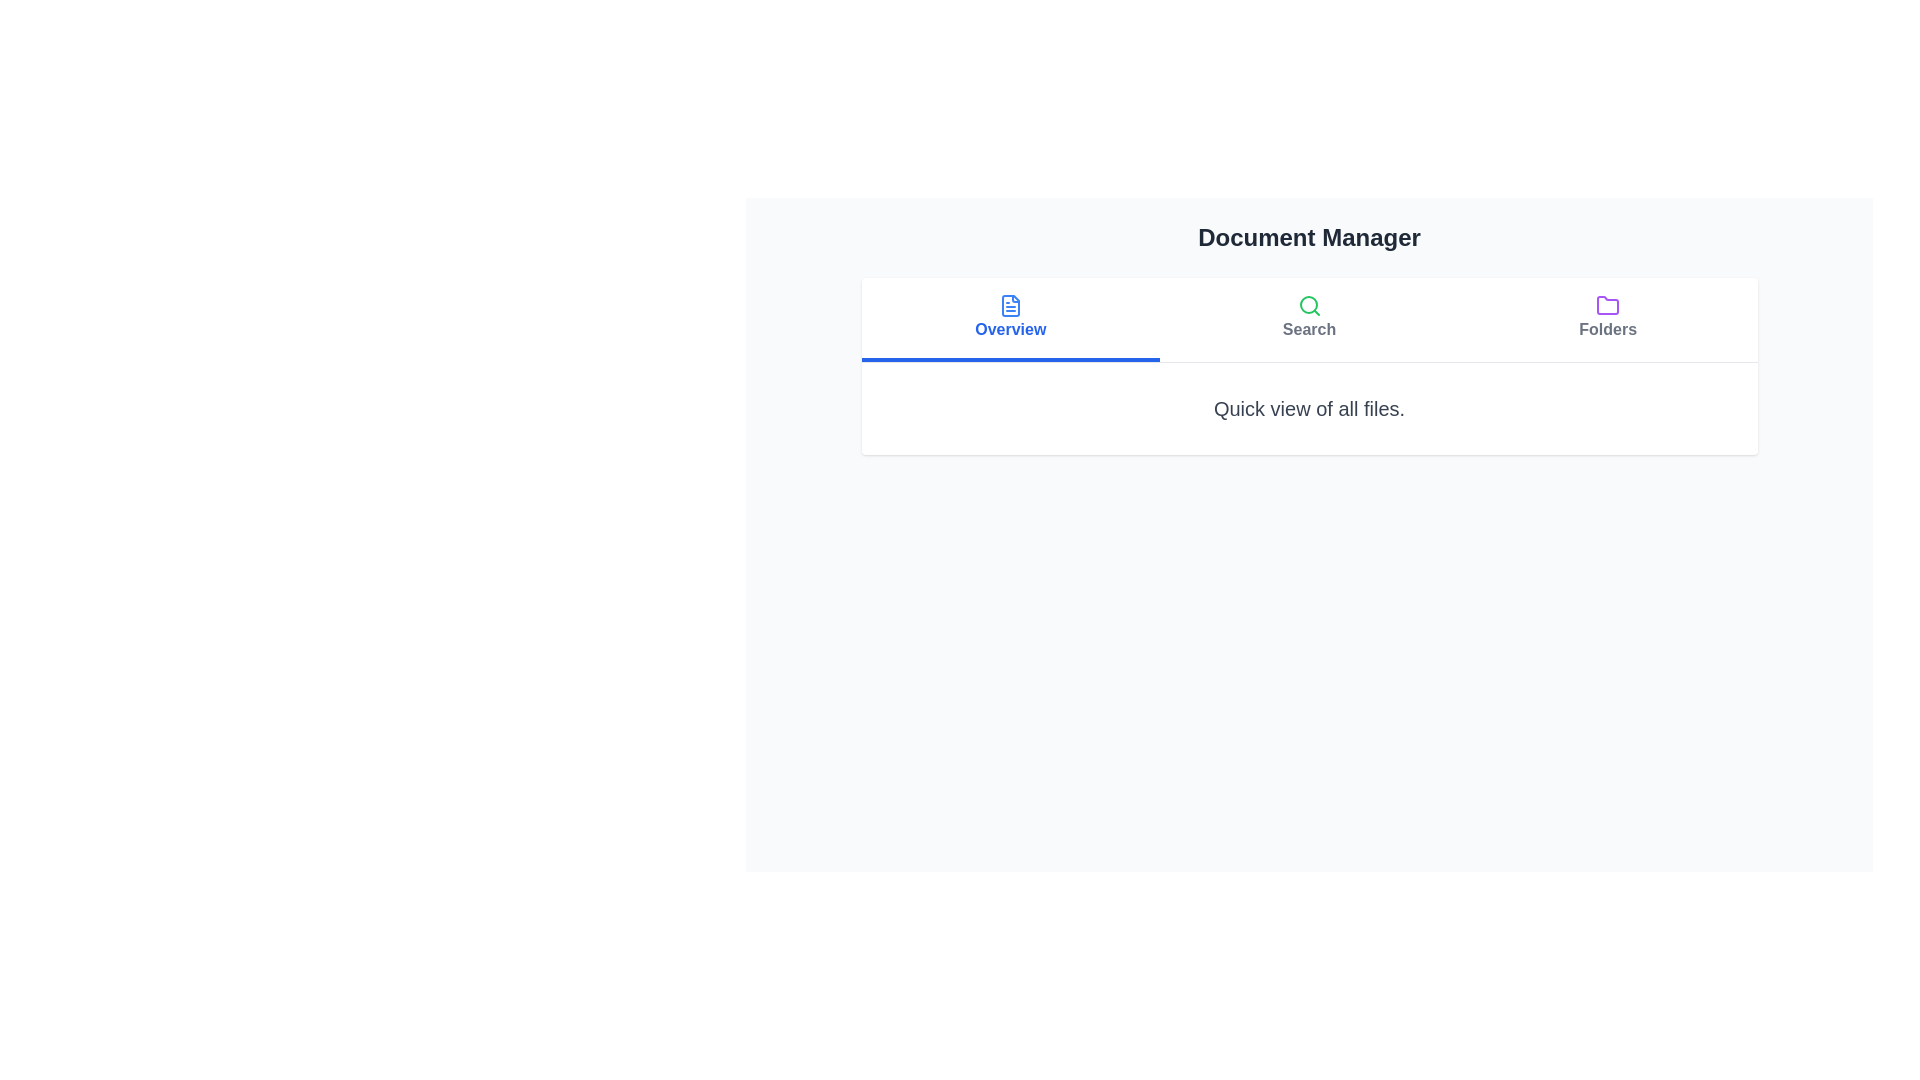 This screenshot has width=1920, height=1080. I want to click on the static text component that provides context or guidance about file-related operations, located centrally beneath the navigation options, so click(1309, 407).